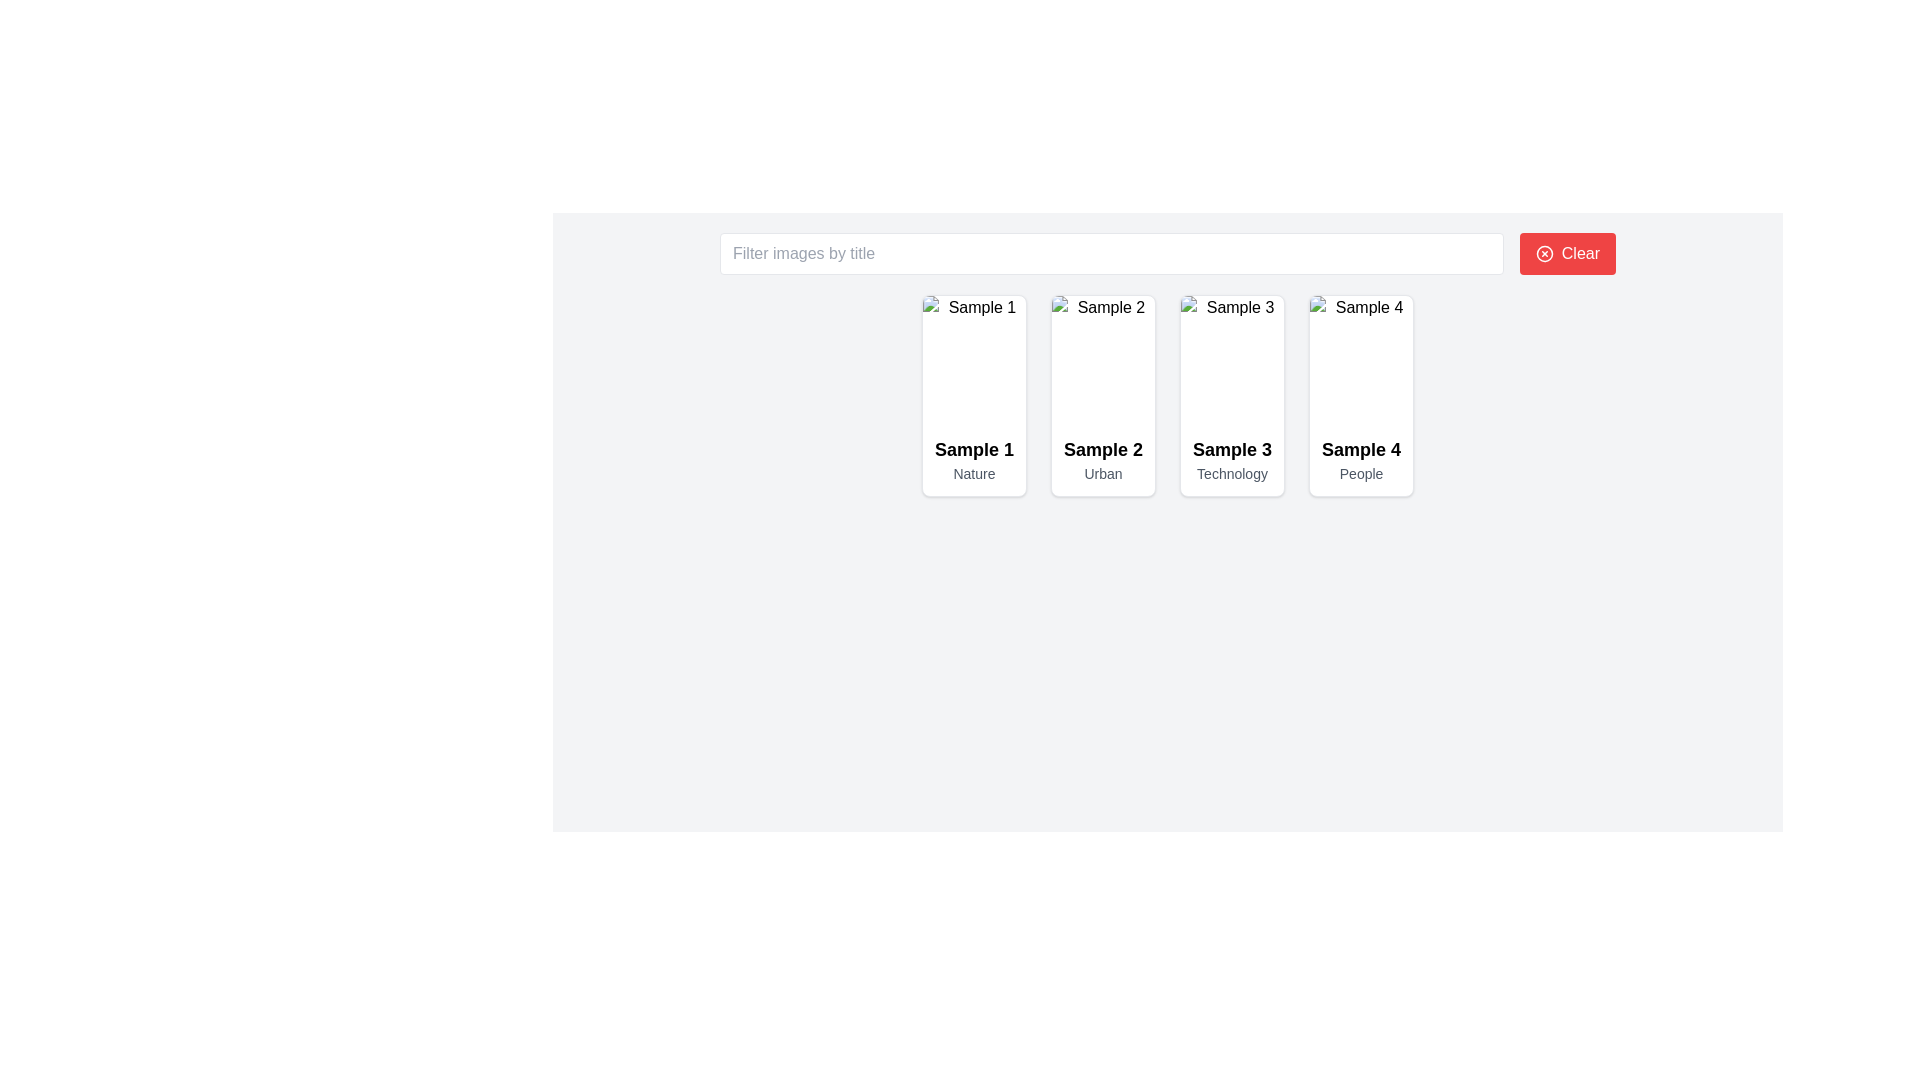  Describe the element at coordinates (1543, 253) in the screenshot. I see `the circular red 'X' icon located to the left of the 'Clear' text button` at that location.